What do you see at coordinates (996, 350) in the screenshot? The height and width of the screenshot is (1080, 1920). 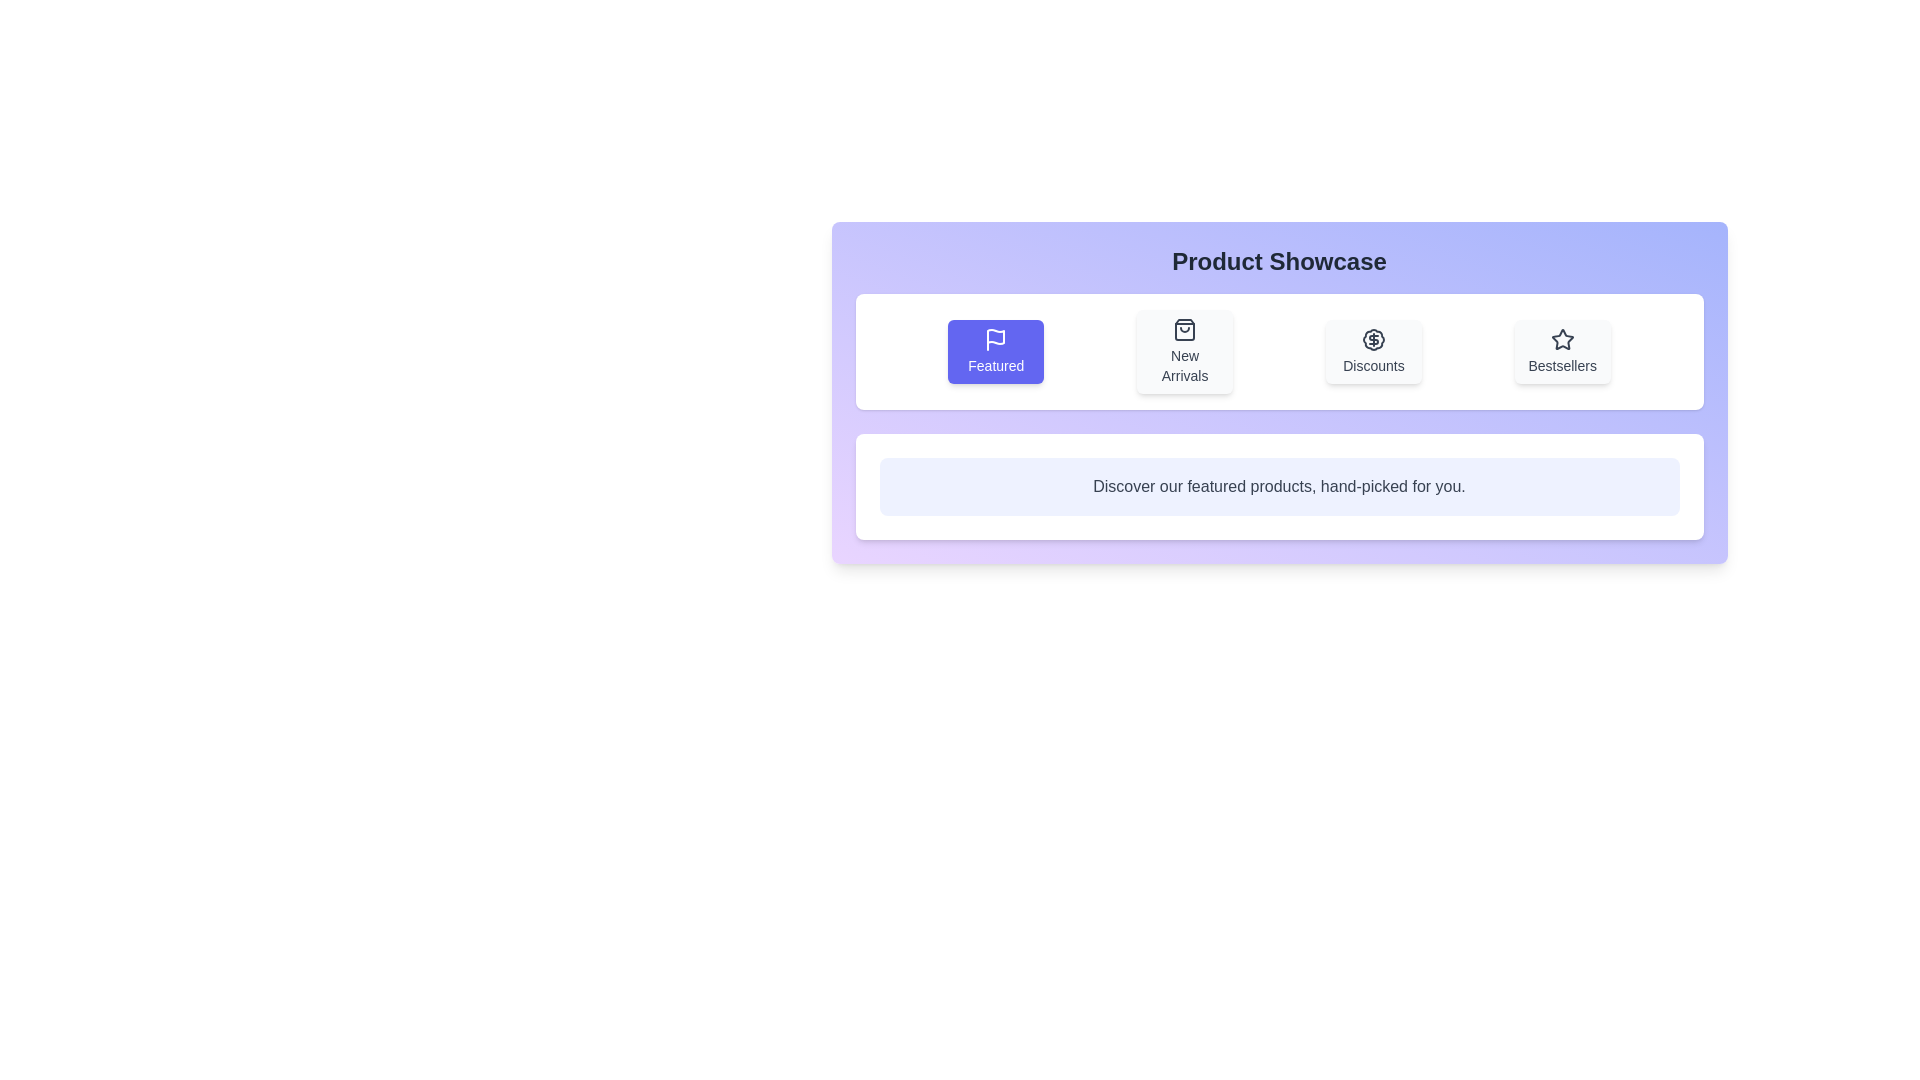 I see `the 'Featured' button` at bounding box center [996, 350].